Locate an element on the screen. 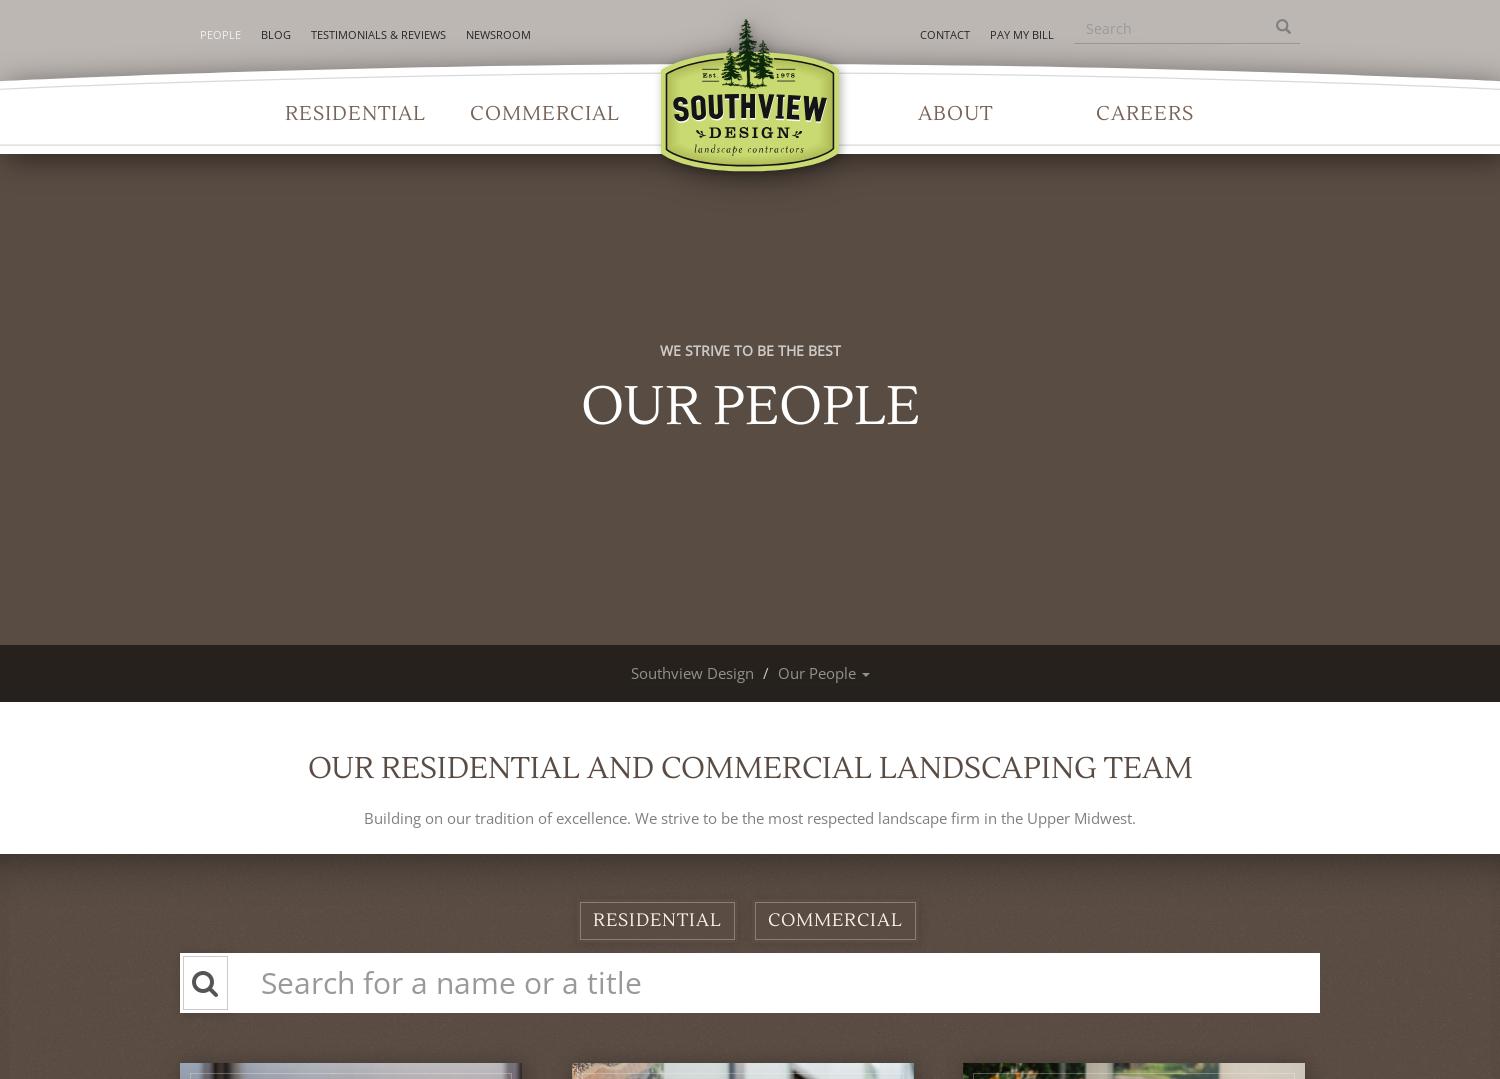 The image size is (1500, 1079). 'Southview Design' is located at coordinates (690, 672).